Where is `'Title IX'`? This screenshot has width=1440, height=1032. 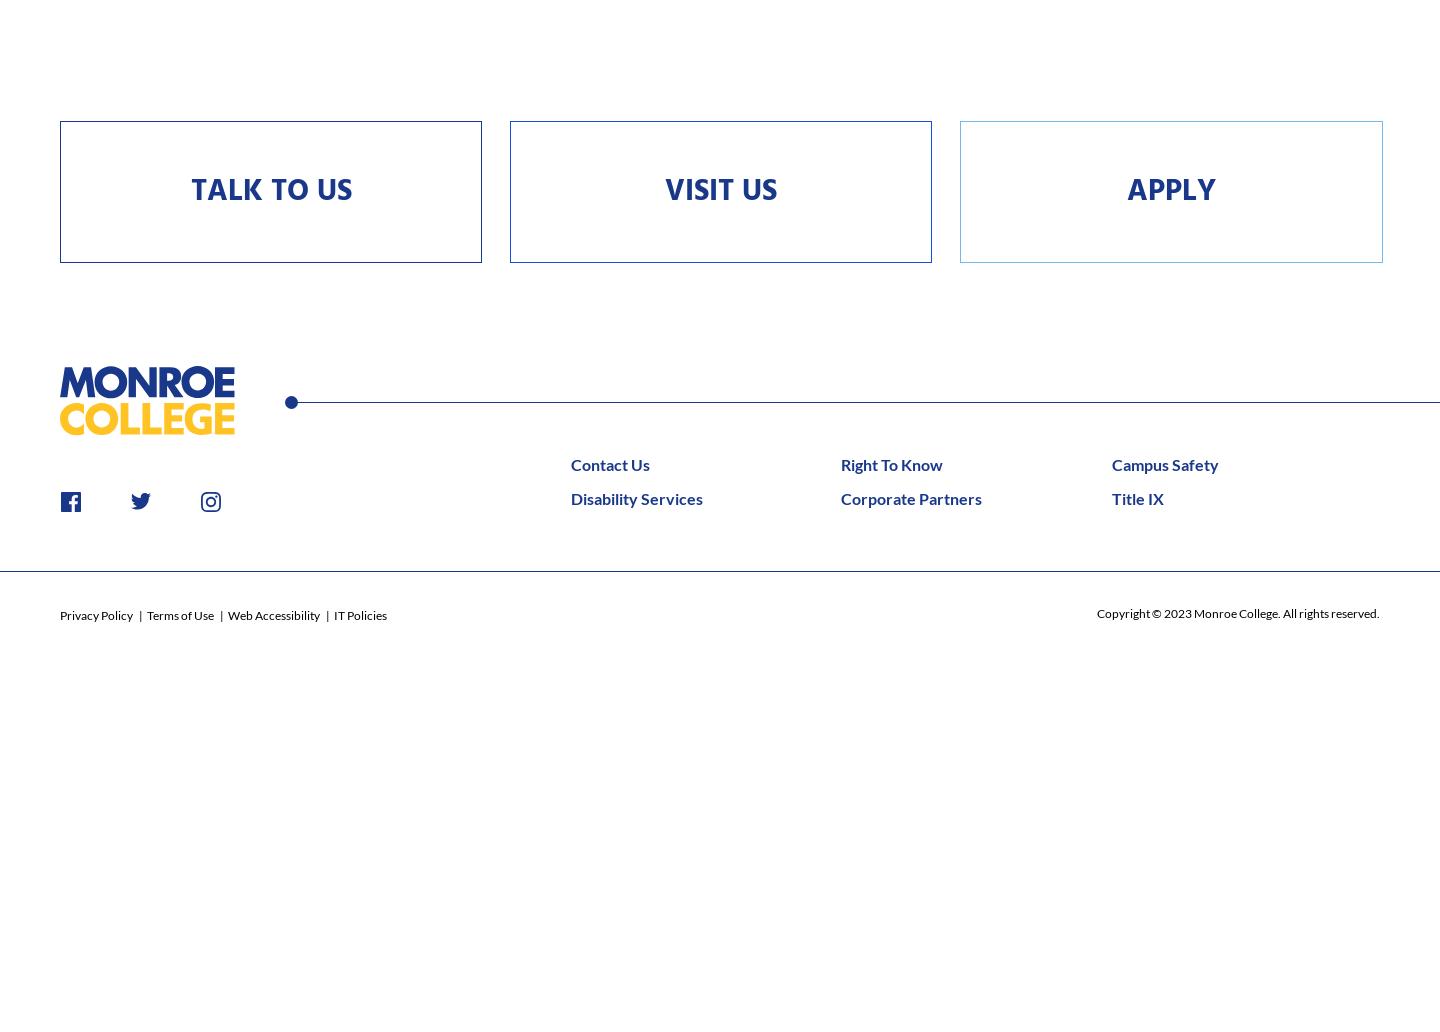
'Title IX' is located at coordinates (1136, 496).